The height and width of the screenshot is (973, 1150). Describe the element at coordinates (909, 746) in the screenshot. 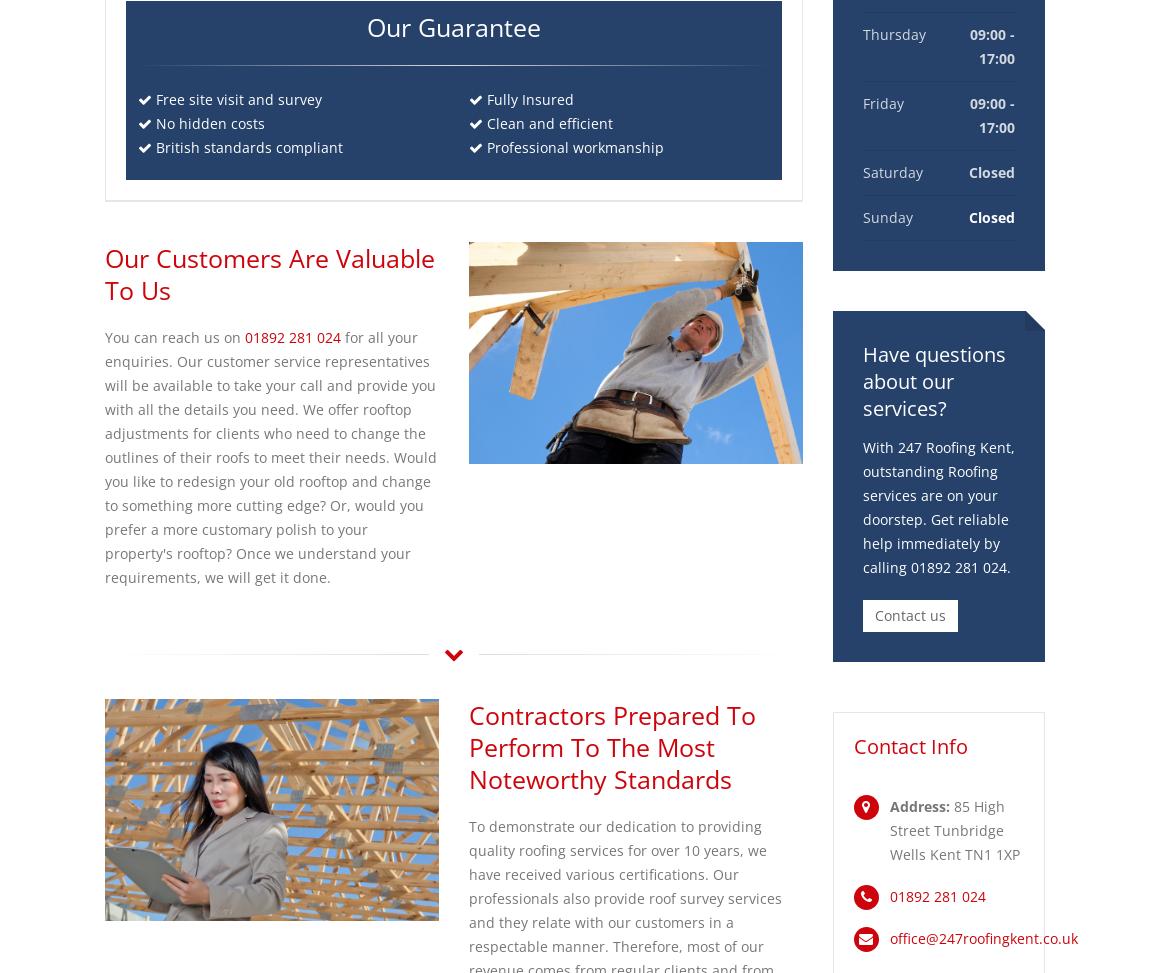

I see `'Contact Info'` at that location.